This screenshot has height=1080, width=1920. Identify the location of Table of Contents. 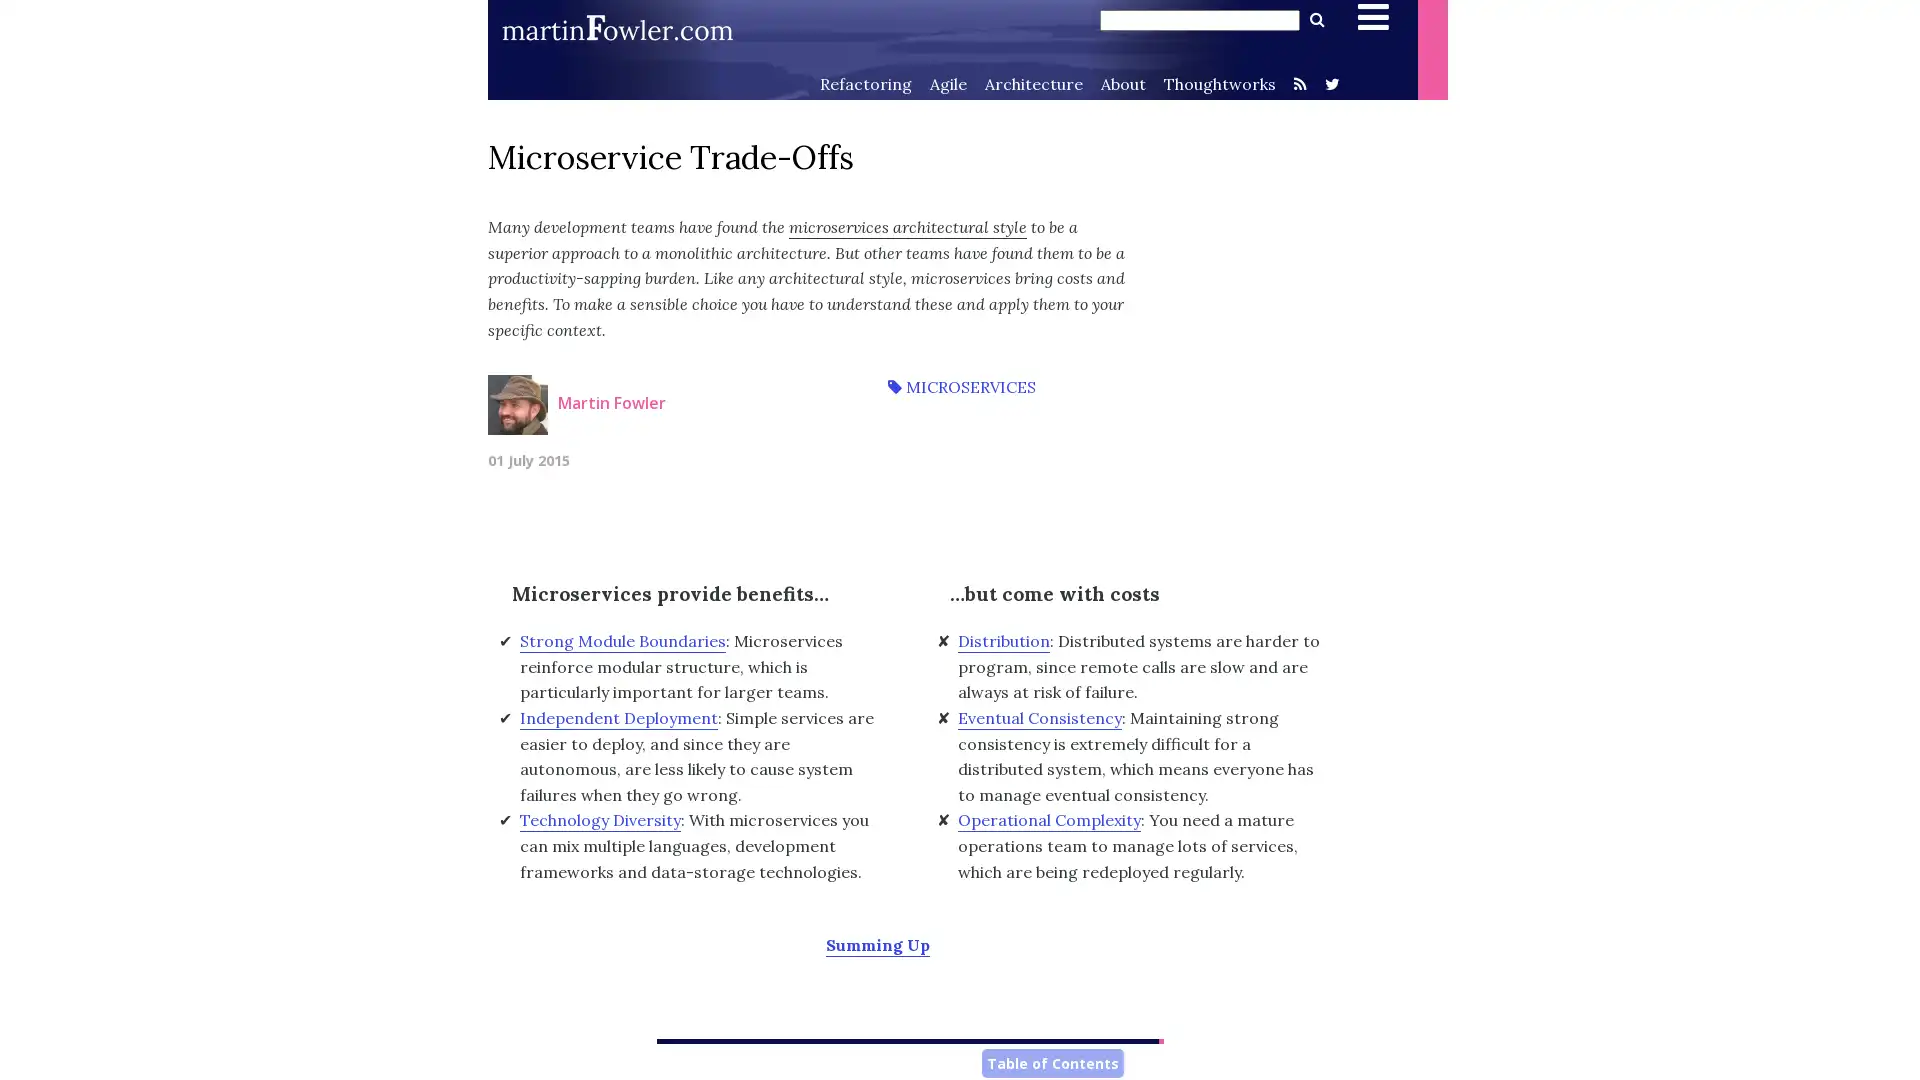
(1051, 1062).